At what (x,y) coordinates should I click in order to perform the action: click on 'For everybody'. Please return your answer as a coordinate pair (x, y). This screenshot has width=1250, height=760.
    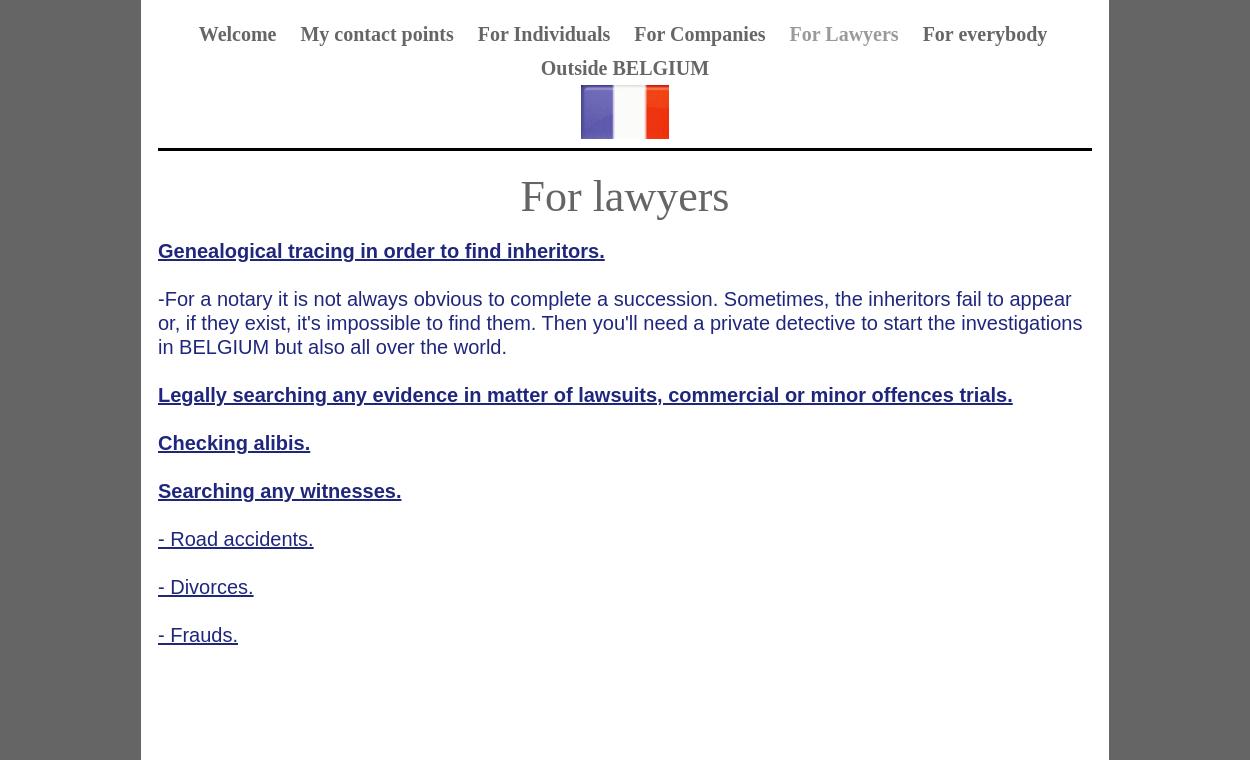
    Looking at the image, I should click on (983, 32).